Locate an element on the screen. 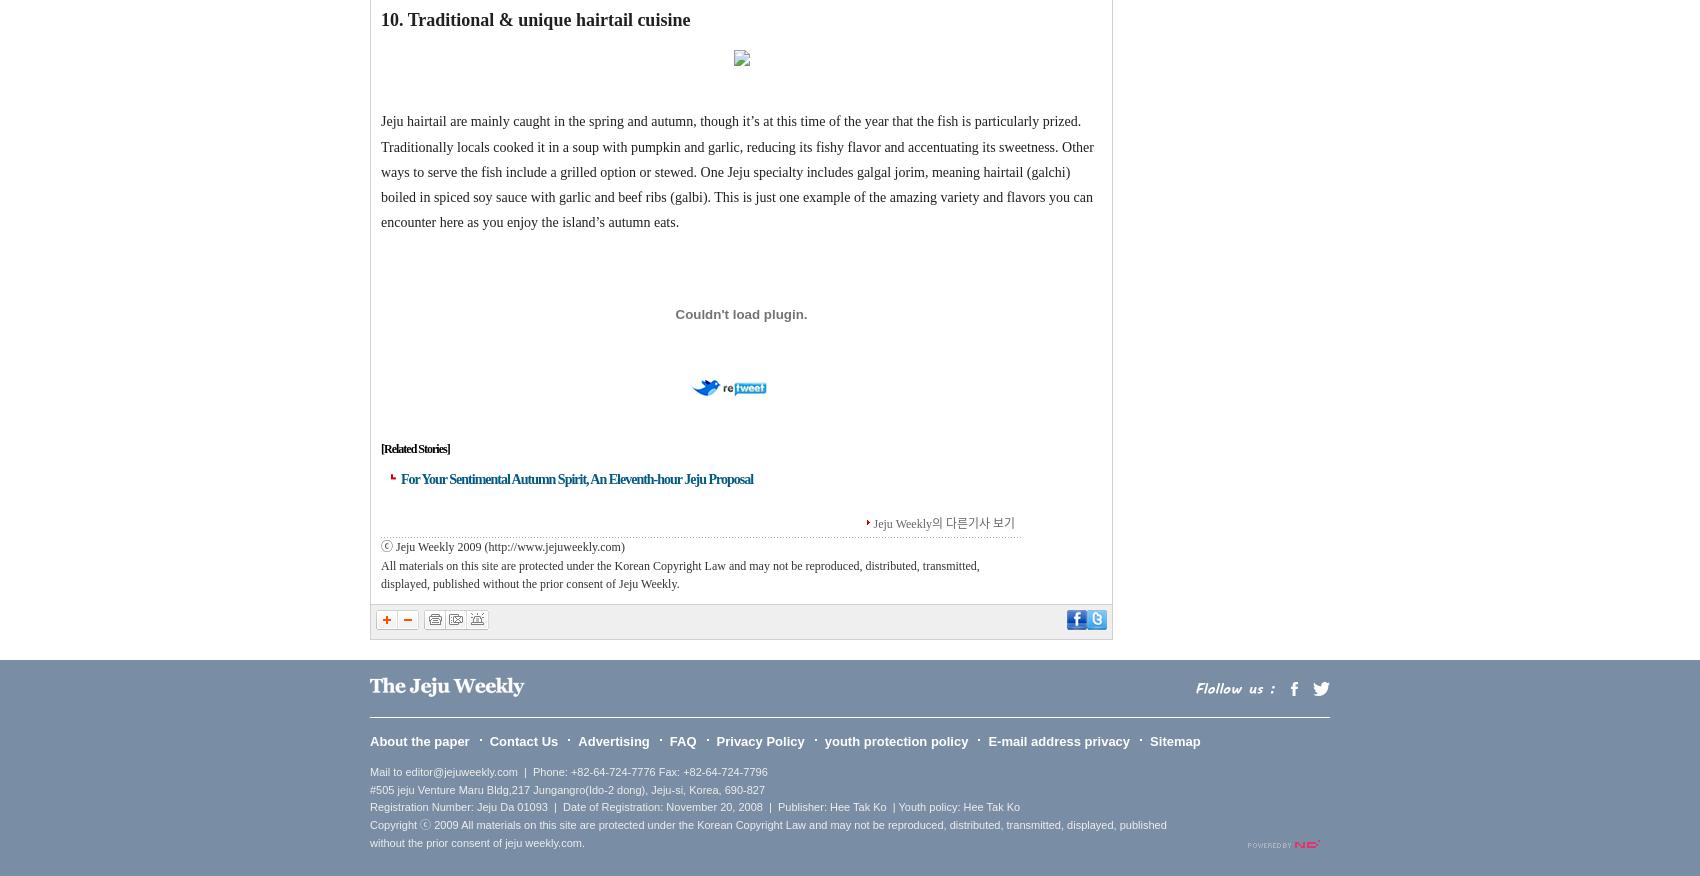 This screenshot has height=876, width=1700. 'ⓒ Jeju Weekly 2009 (http://www.jejuweekly.com)' is located at coordinates (502, 546).